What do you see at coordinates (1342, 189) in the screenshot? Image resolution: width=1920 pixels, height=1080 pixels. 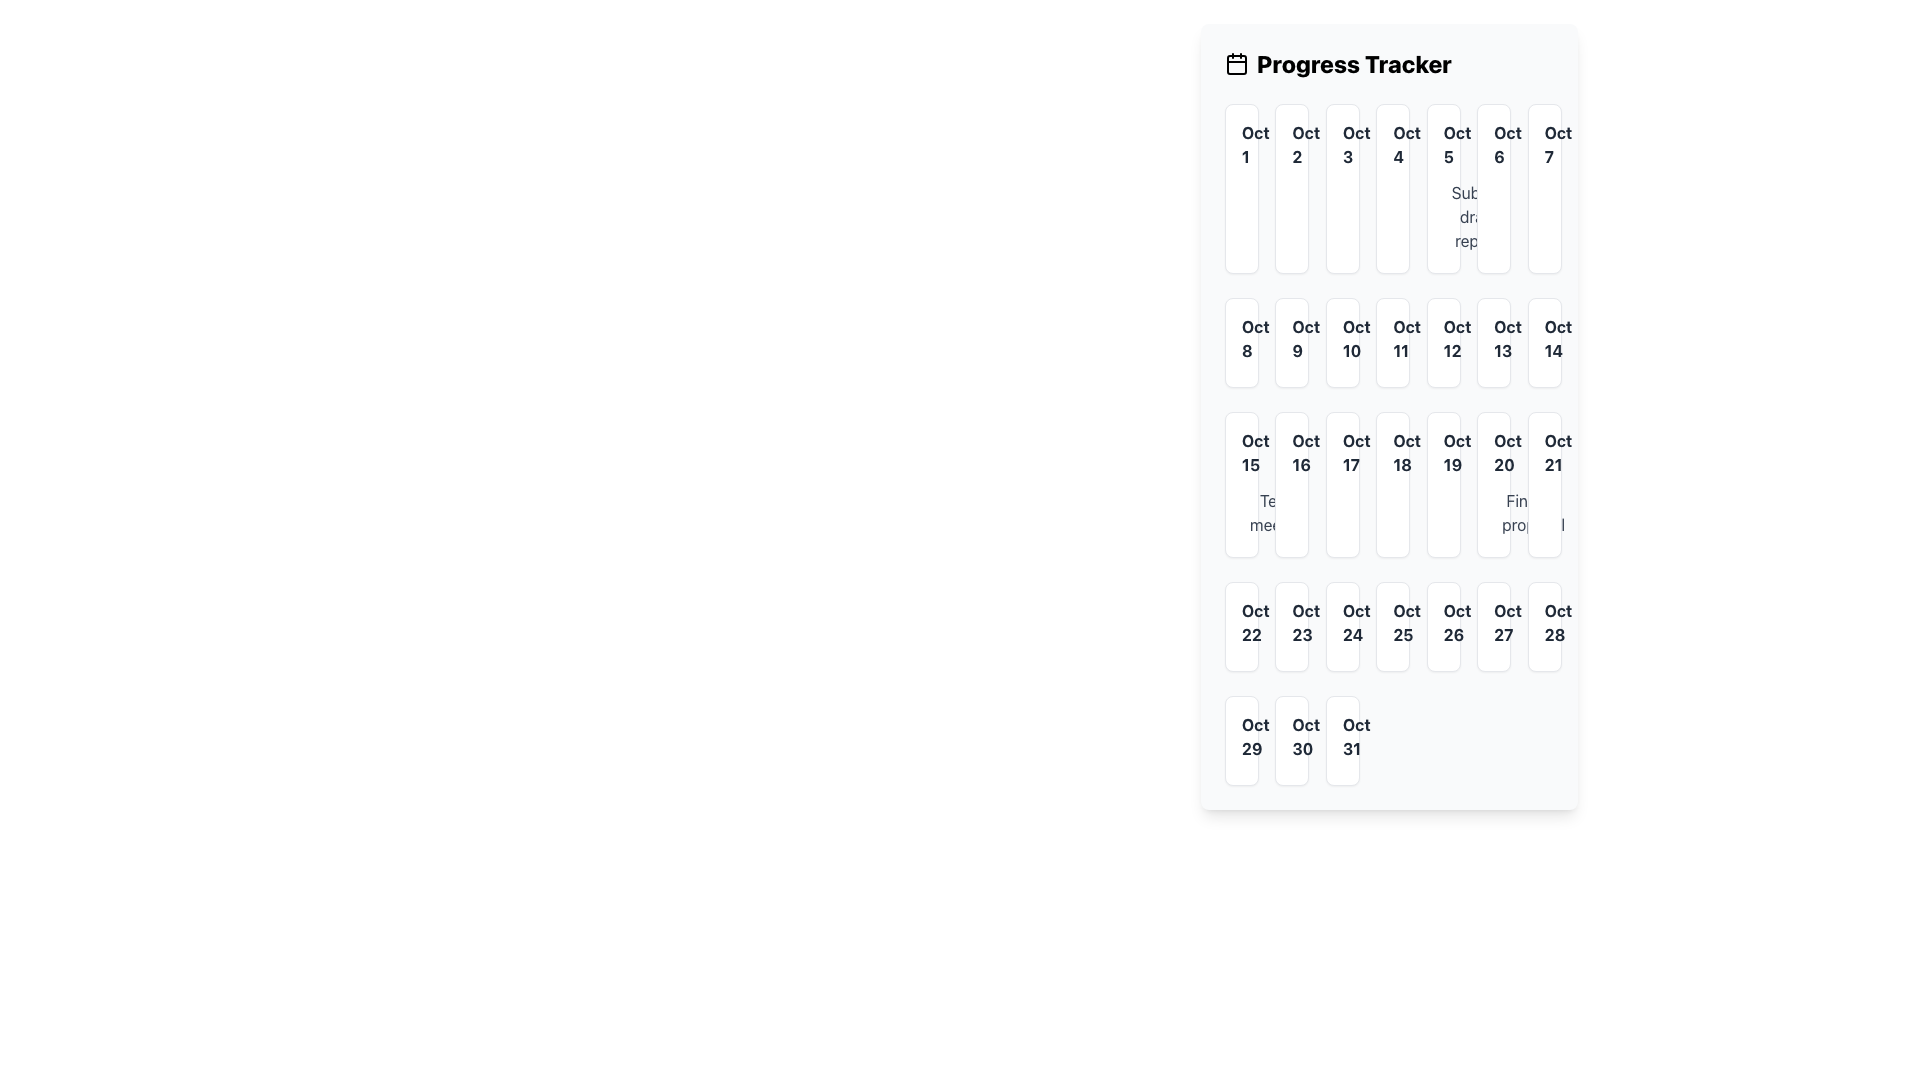 I see `the Date block displaying 'Oct 3'` at bounding box center [1342, 189].